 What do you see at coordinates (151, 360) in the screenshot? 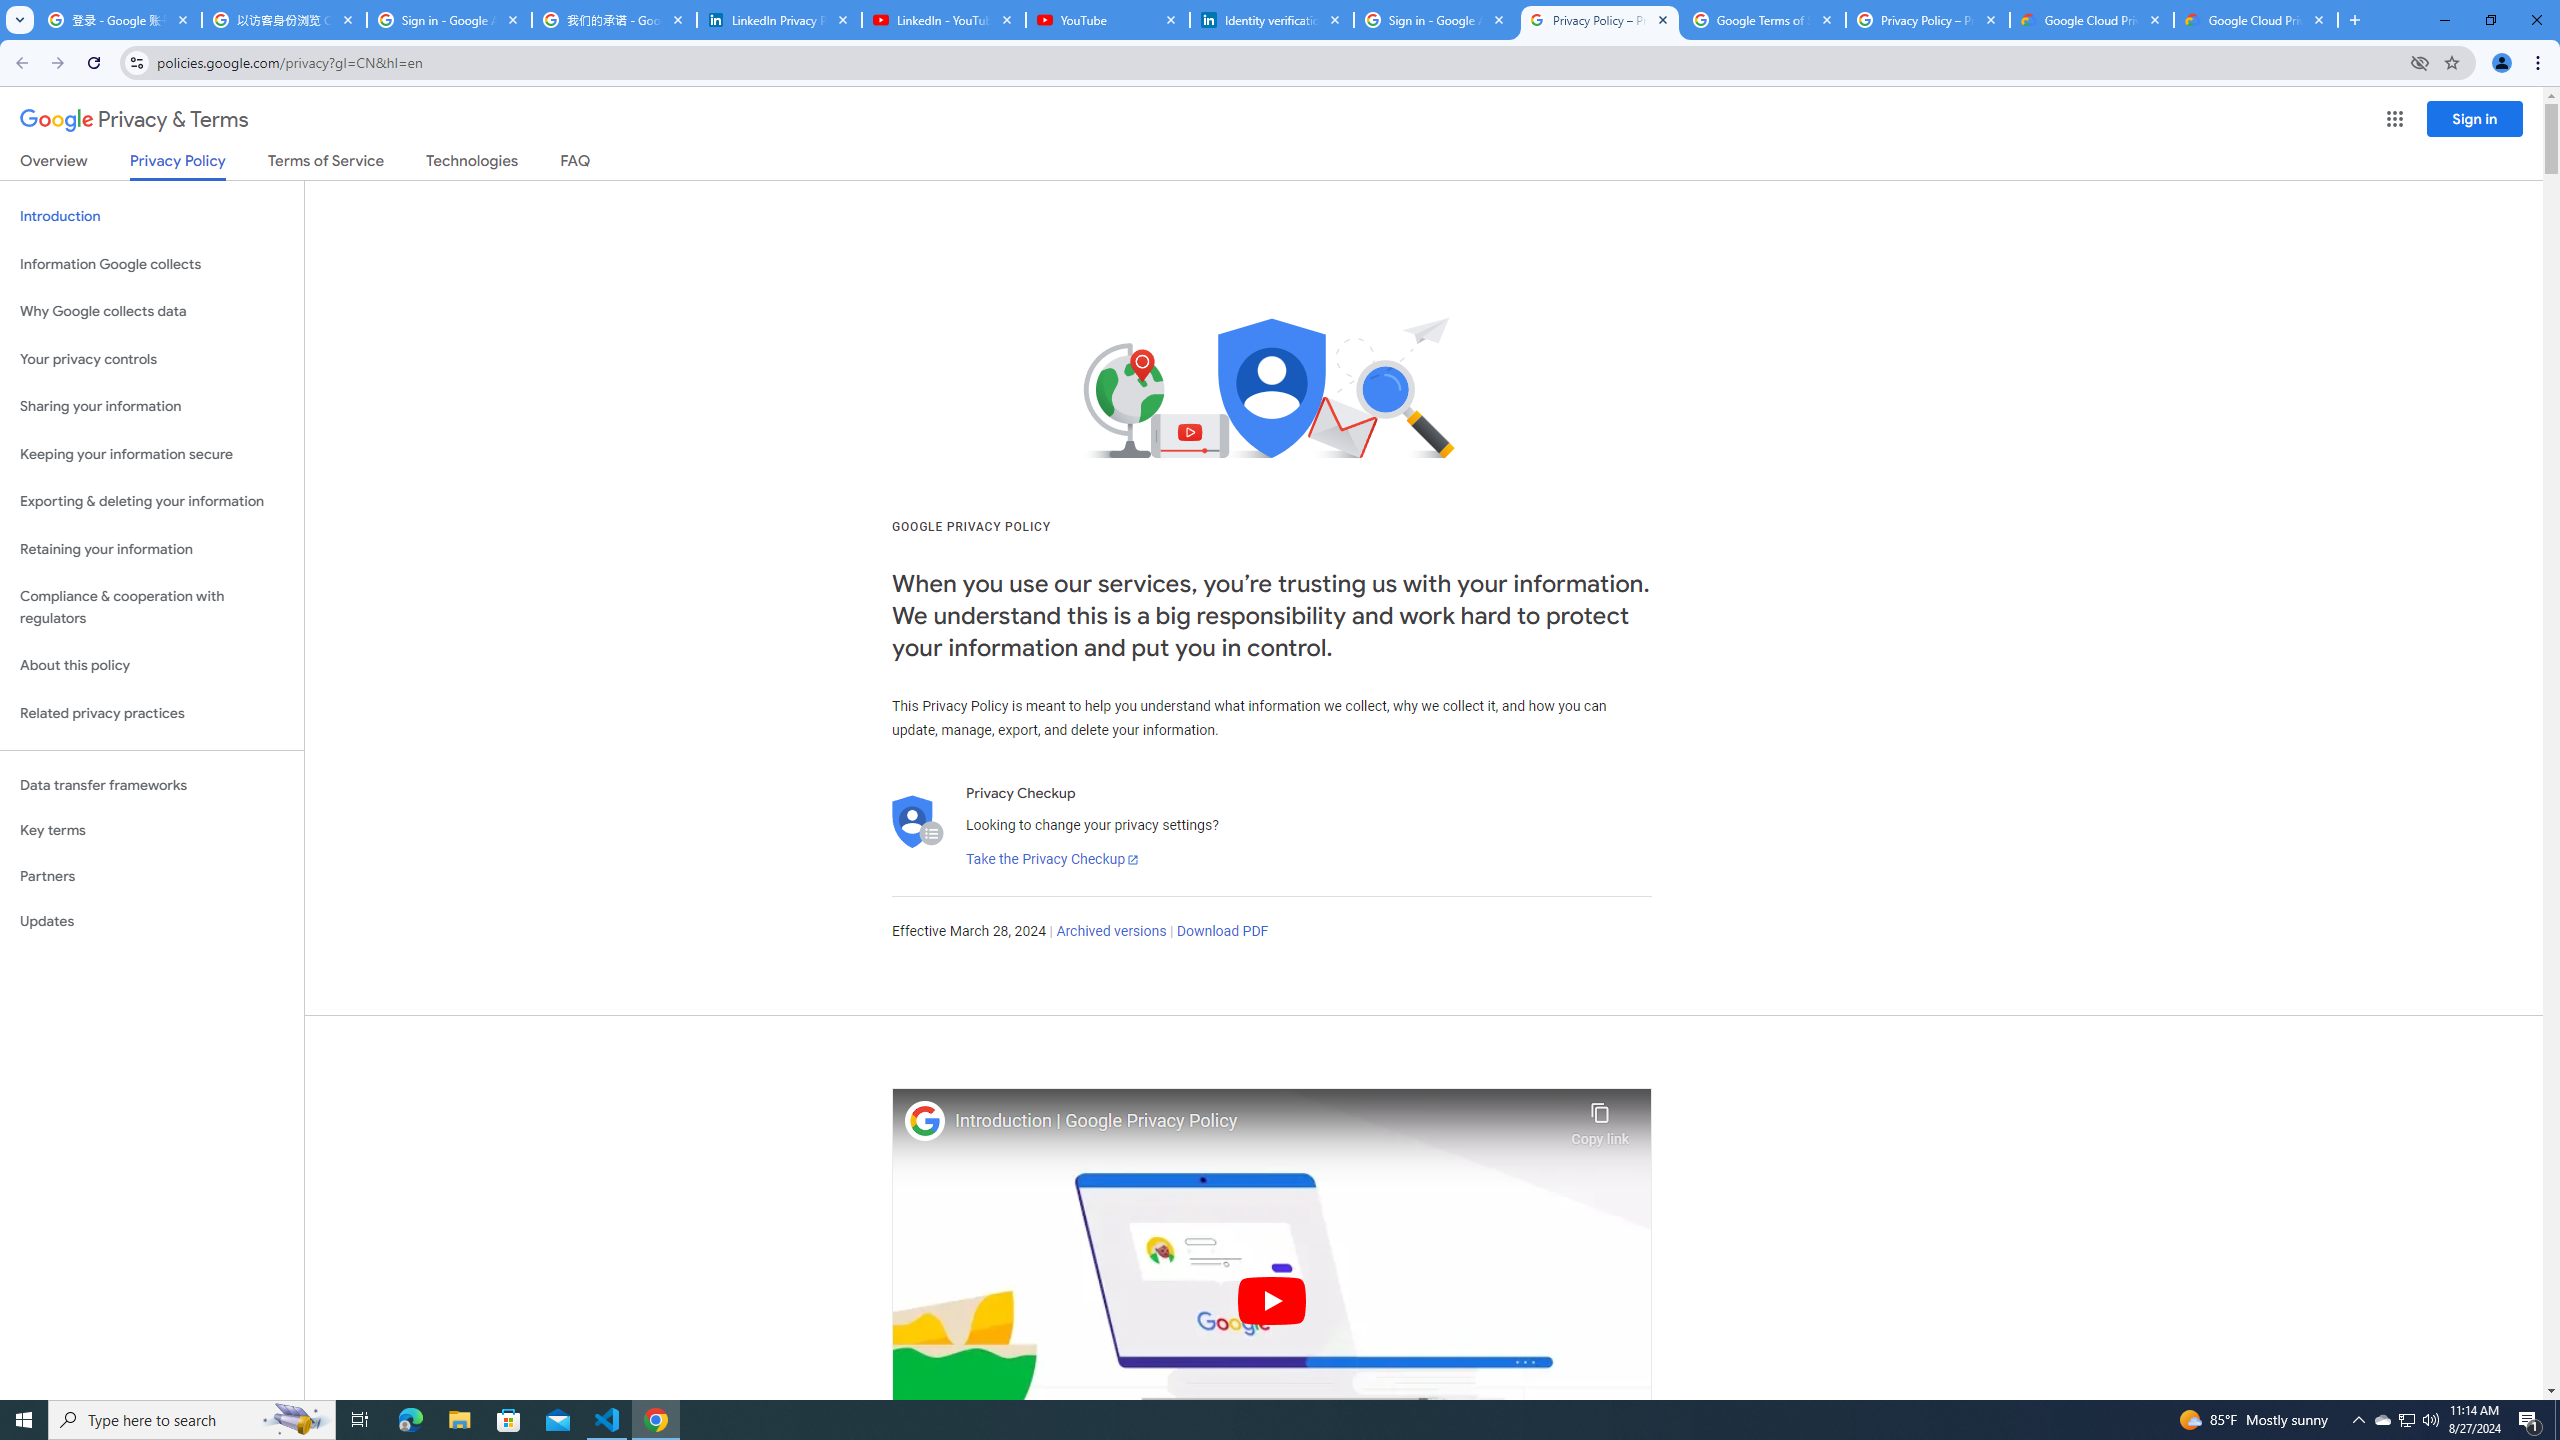
I see `'Your privacy controls'` at bounding box center [151, 360].